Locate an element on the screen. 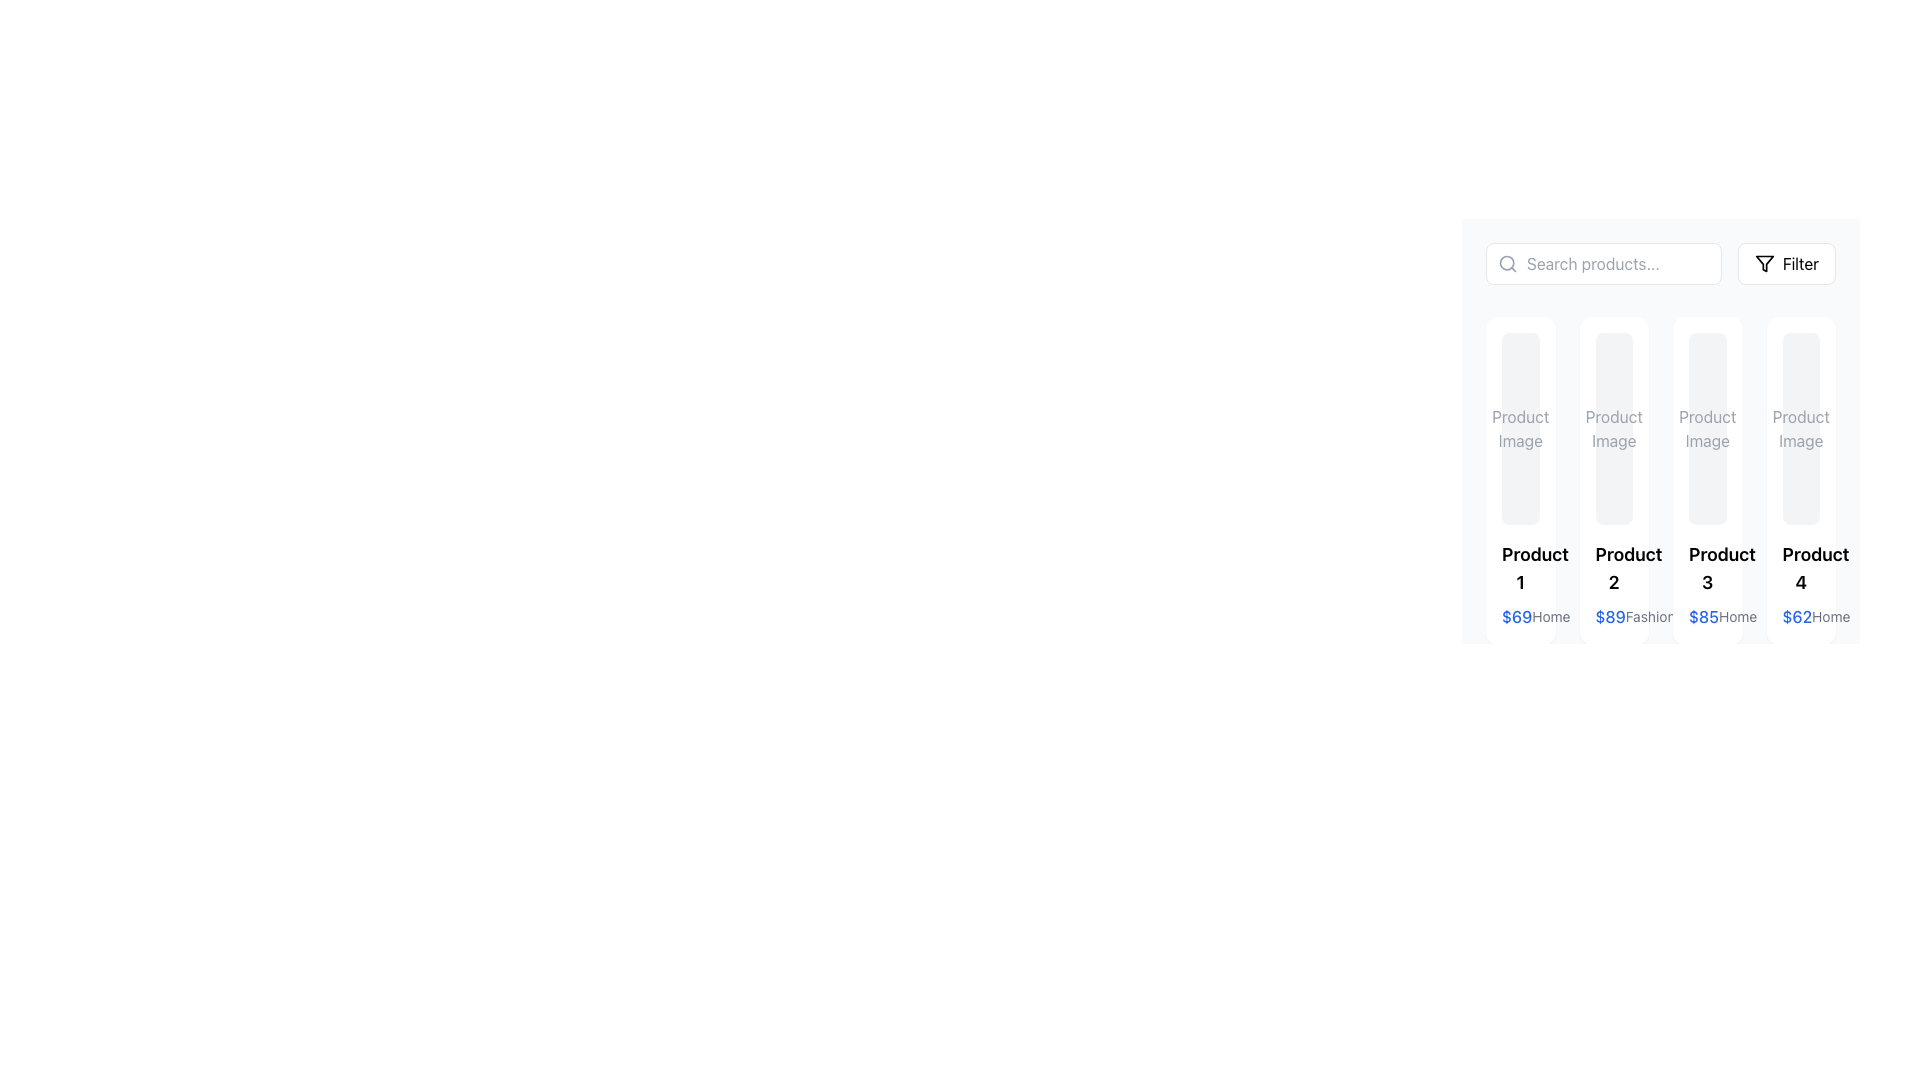 This screenshot has height=1080, width=1920. text label indicating the filter function on the button located in the top-right corner of the card layout, next to the funnel icon is located at coordinates (1800, 262).